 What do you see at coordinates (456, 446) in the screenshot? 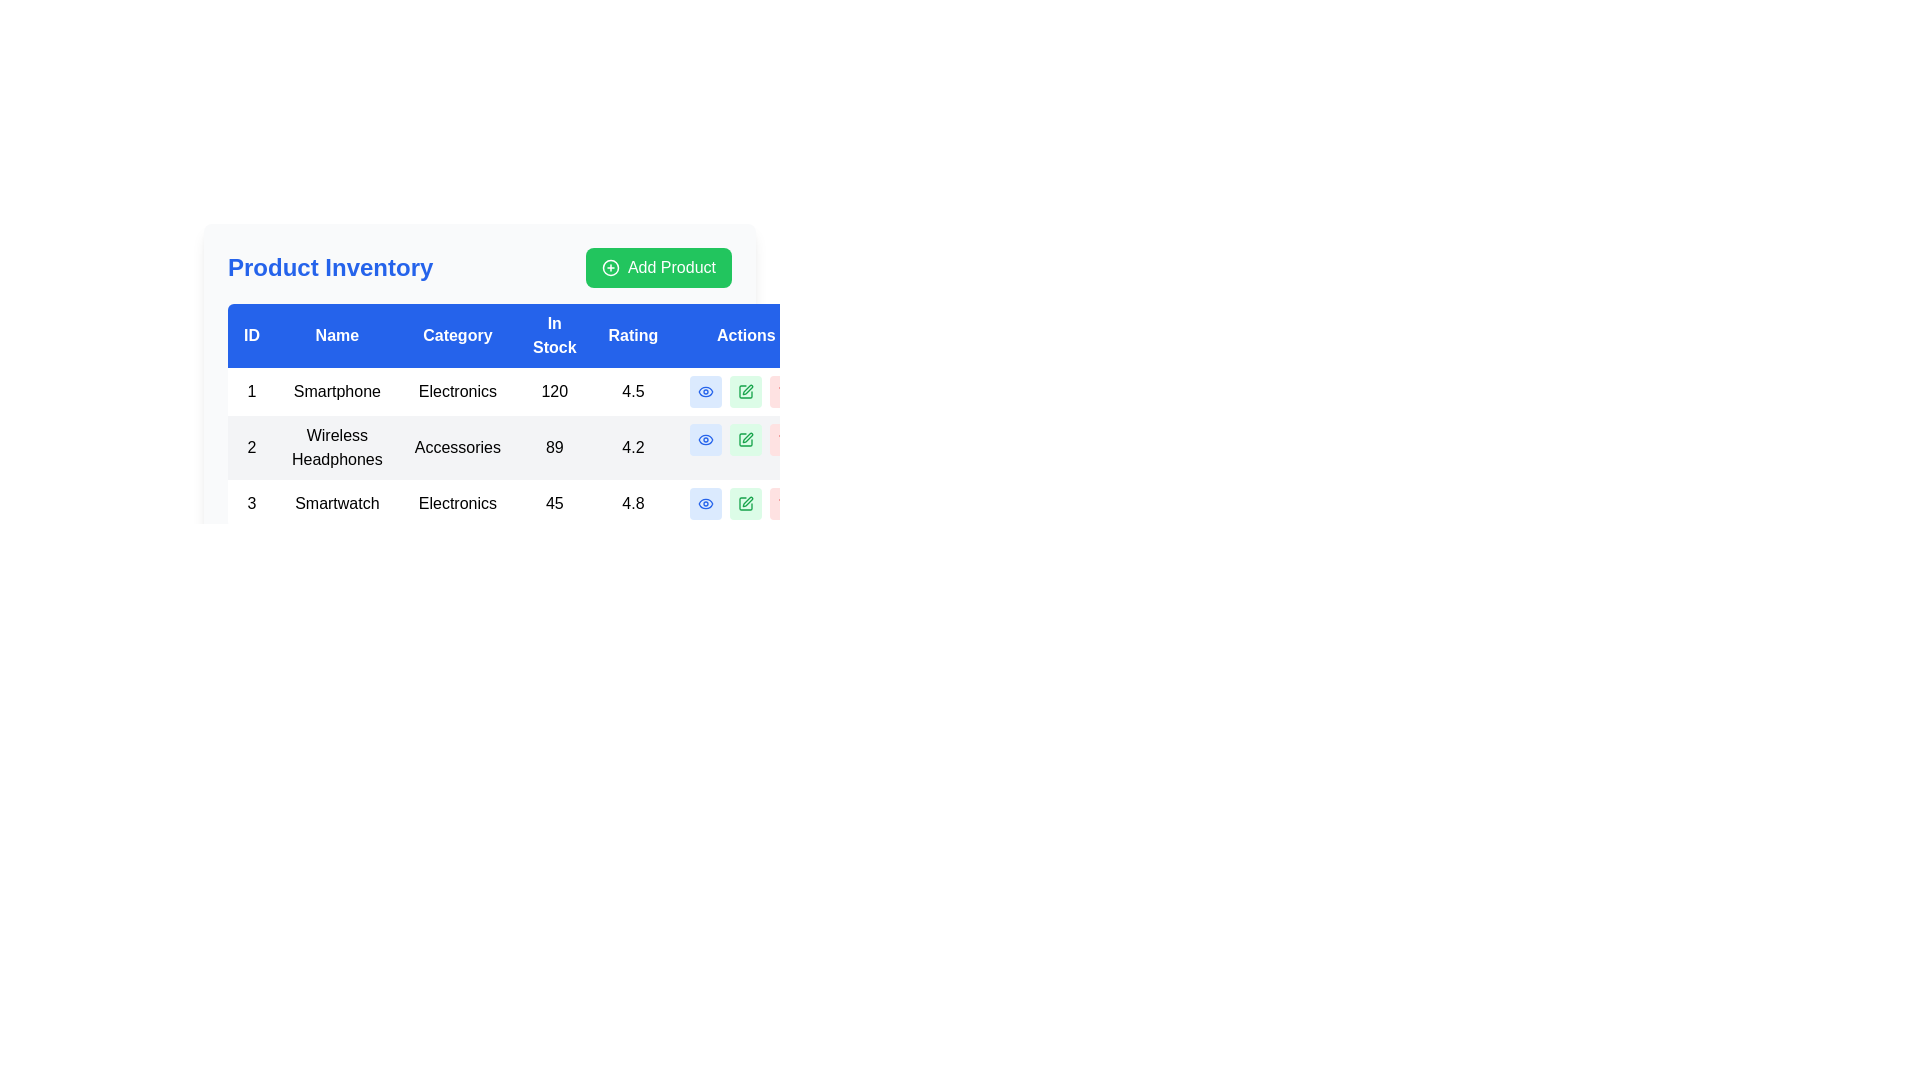
I see `the 'Accessories' text label, which is centrally aligned in the 'Category' column of the second row in the table` at bounding box center [456, 446].